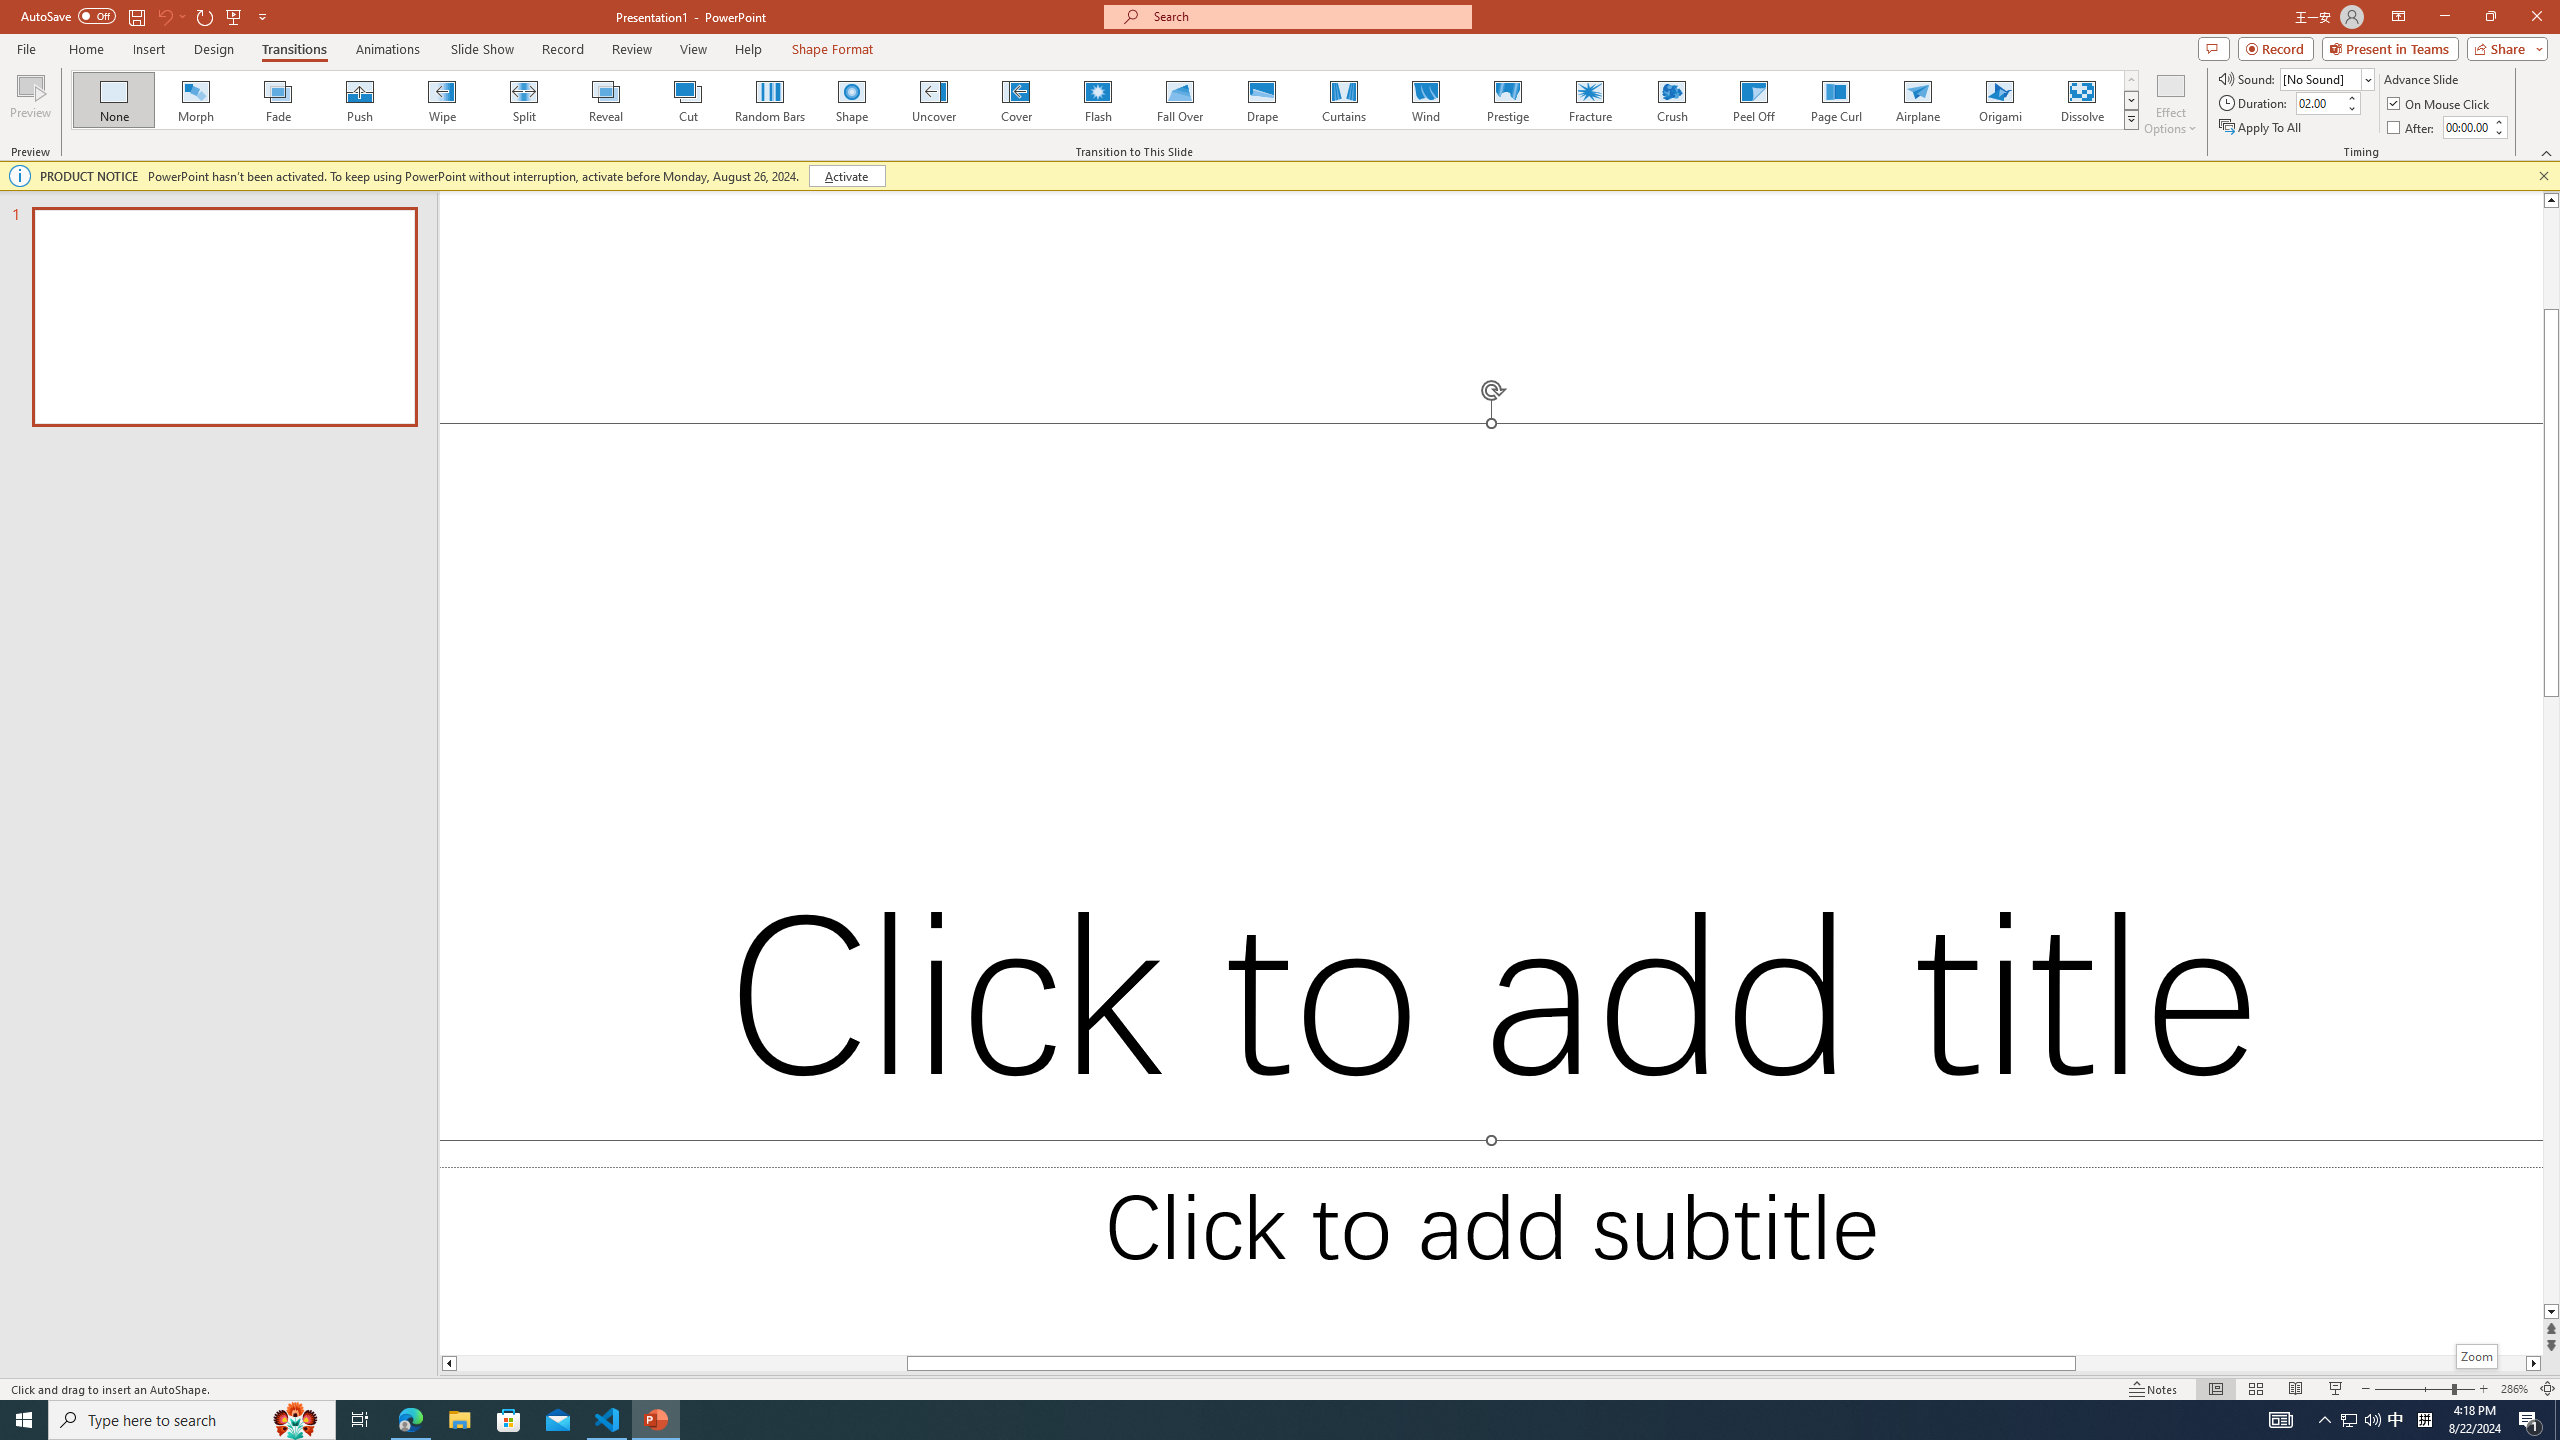  Describe the element at coordinates (847, 176) in the screenshot. I see `'Activate'` at that location.